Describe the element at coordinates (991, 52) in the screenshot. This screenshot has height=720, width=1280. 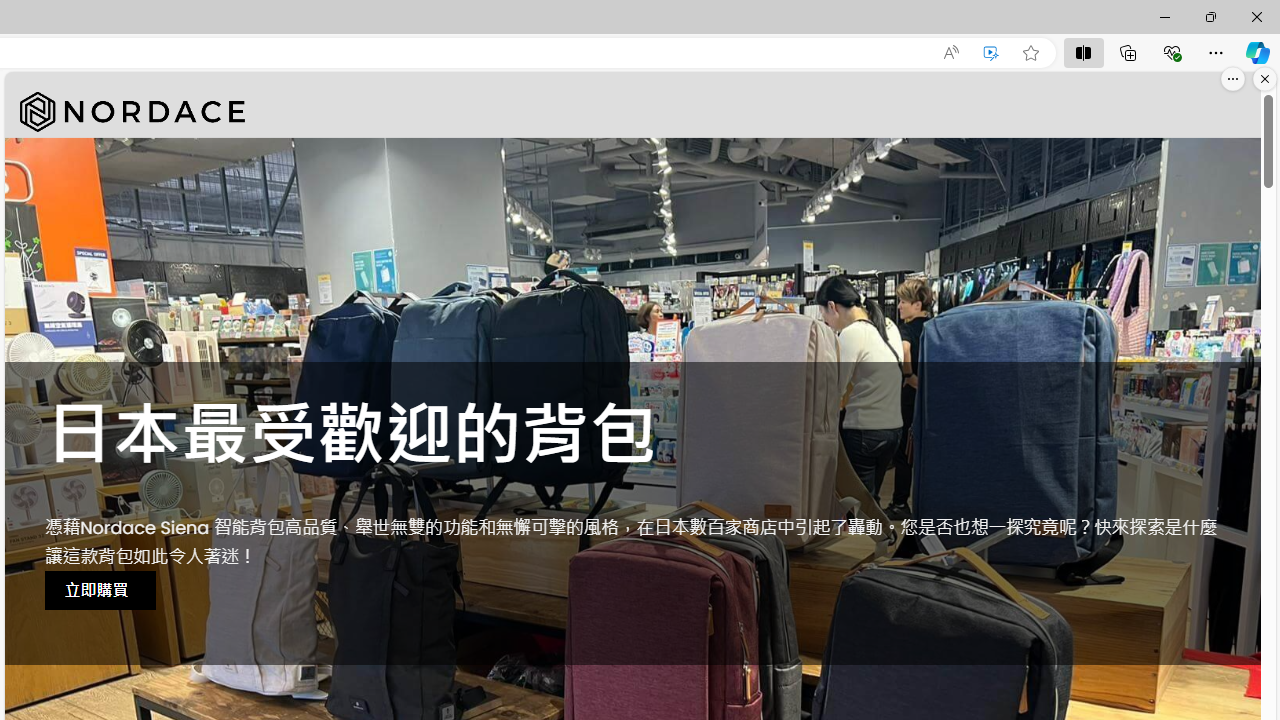
I see `'Enhance video'` at that location.